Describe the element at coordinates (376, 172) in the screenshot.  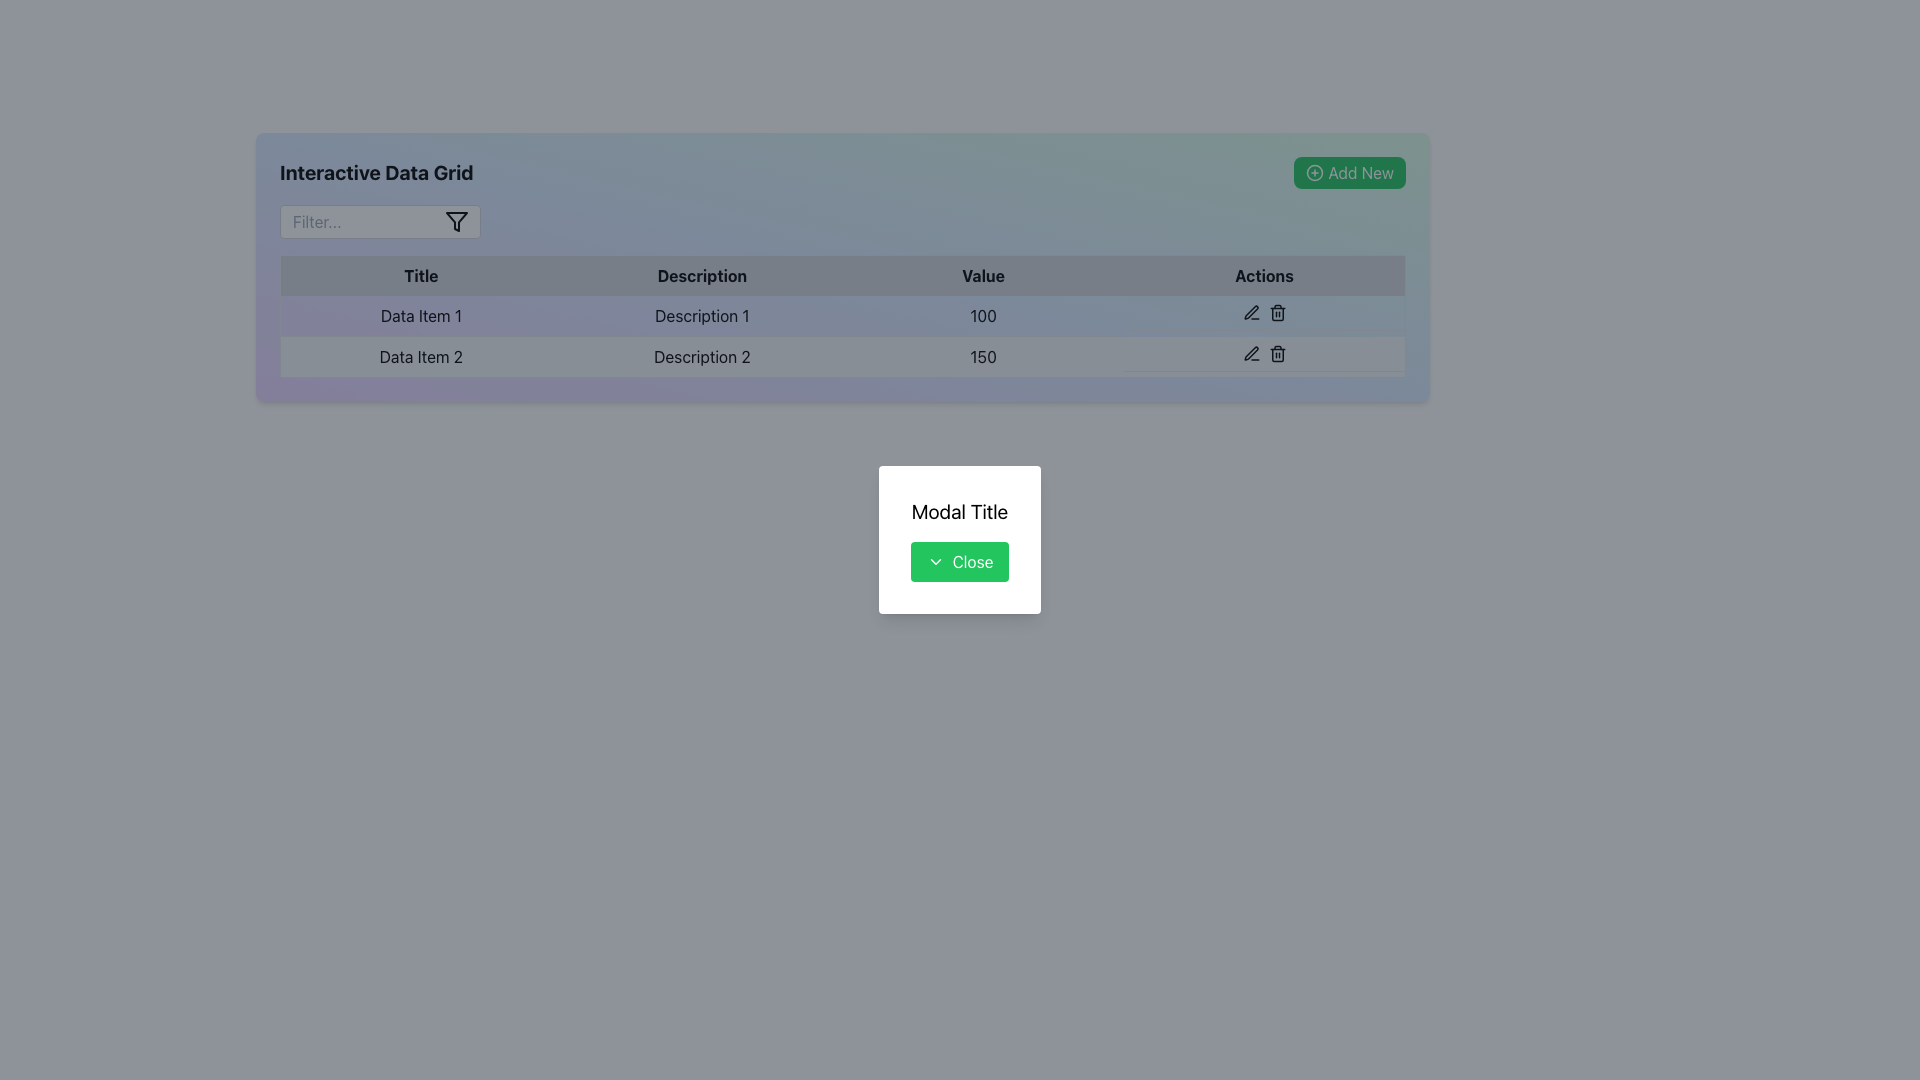
I see `the text label displaying 'Interactive Data Grid', which is in bold and extra-large font and serves as a title in the data grid section` at that location.